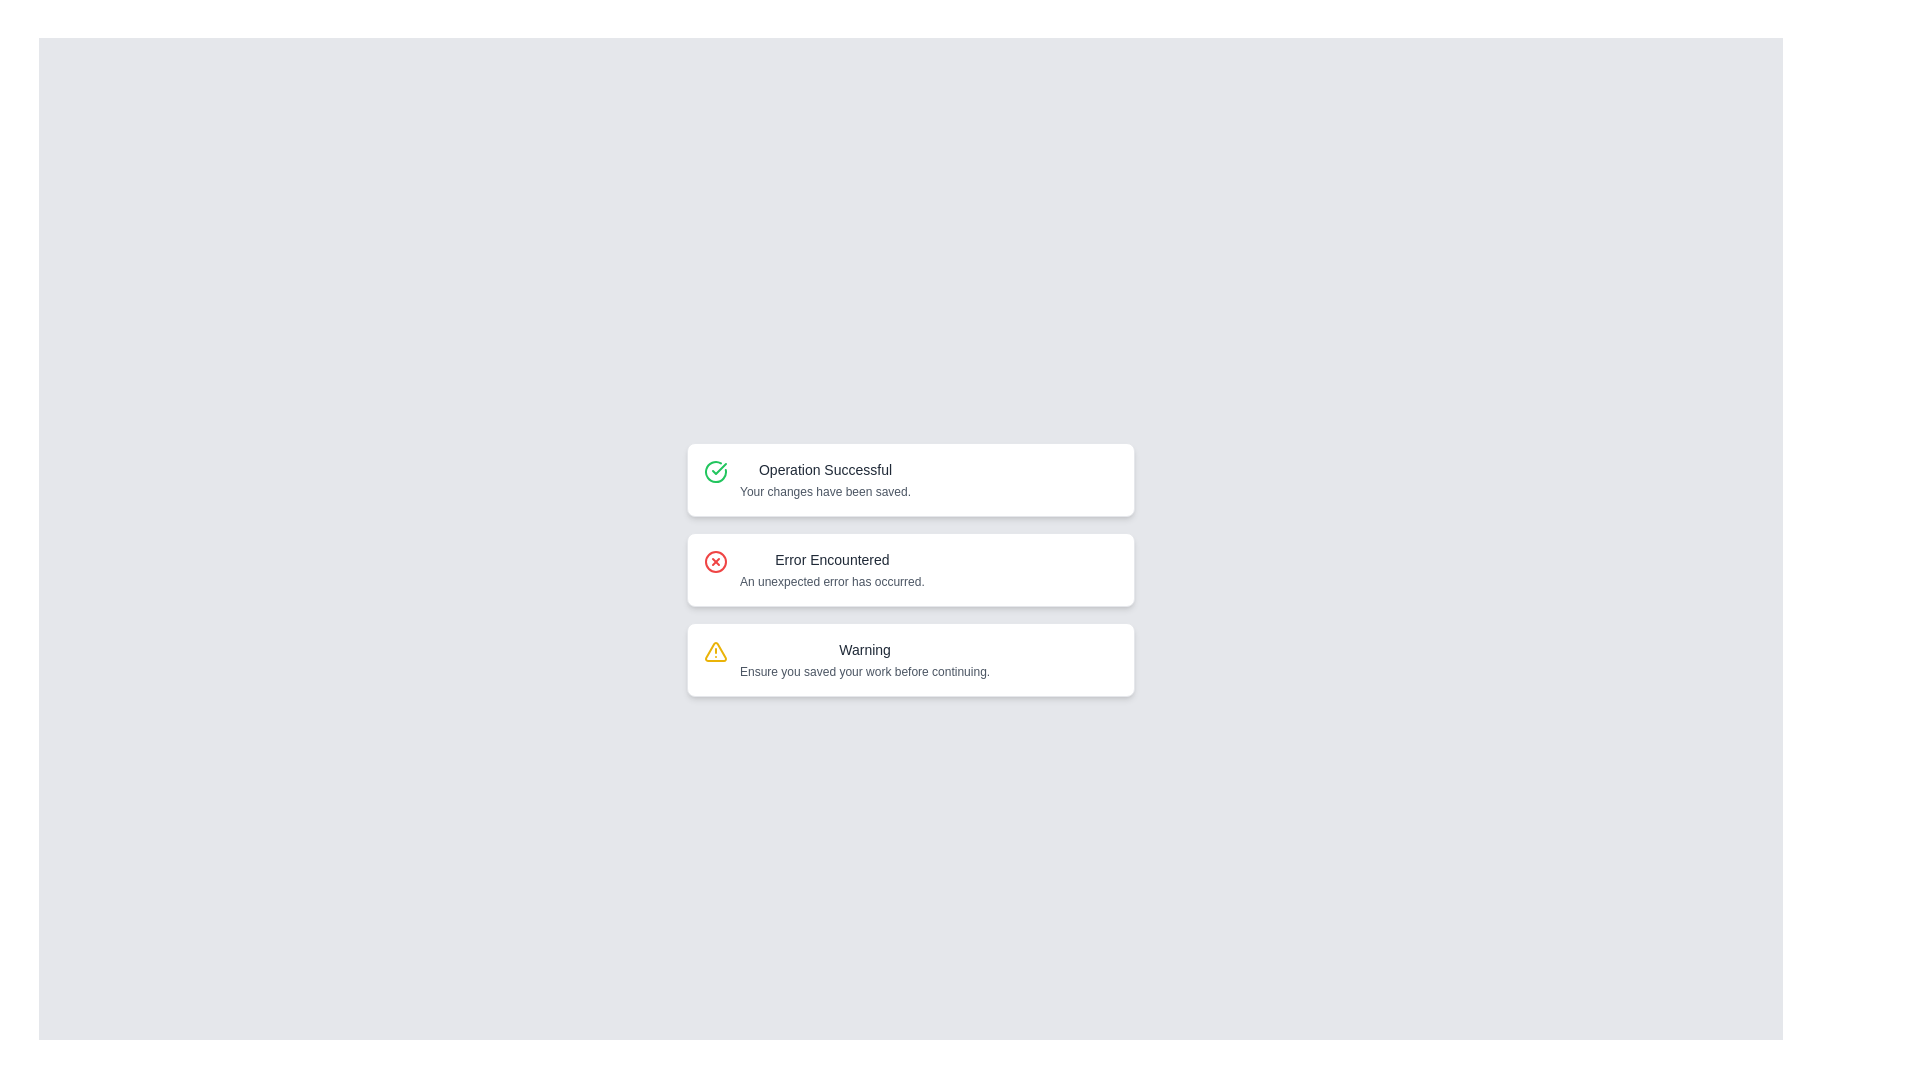 This screenshot has height=1080, width=1920. I want to click on the circular part of the 'X' symbol in the red error icon associated with the 'Error Encountered' notification, which is located on the left side of the second notification card, so click(715, 562).